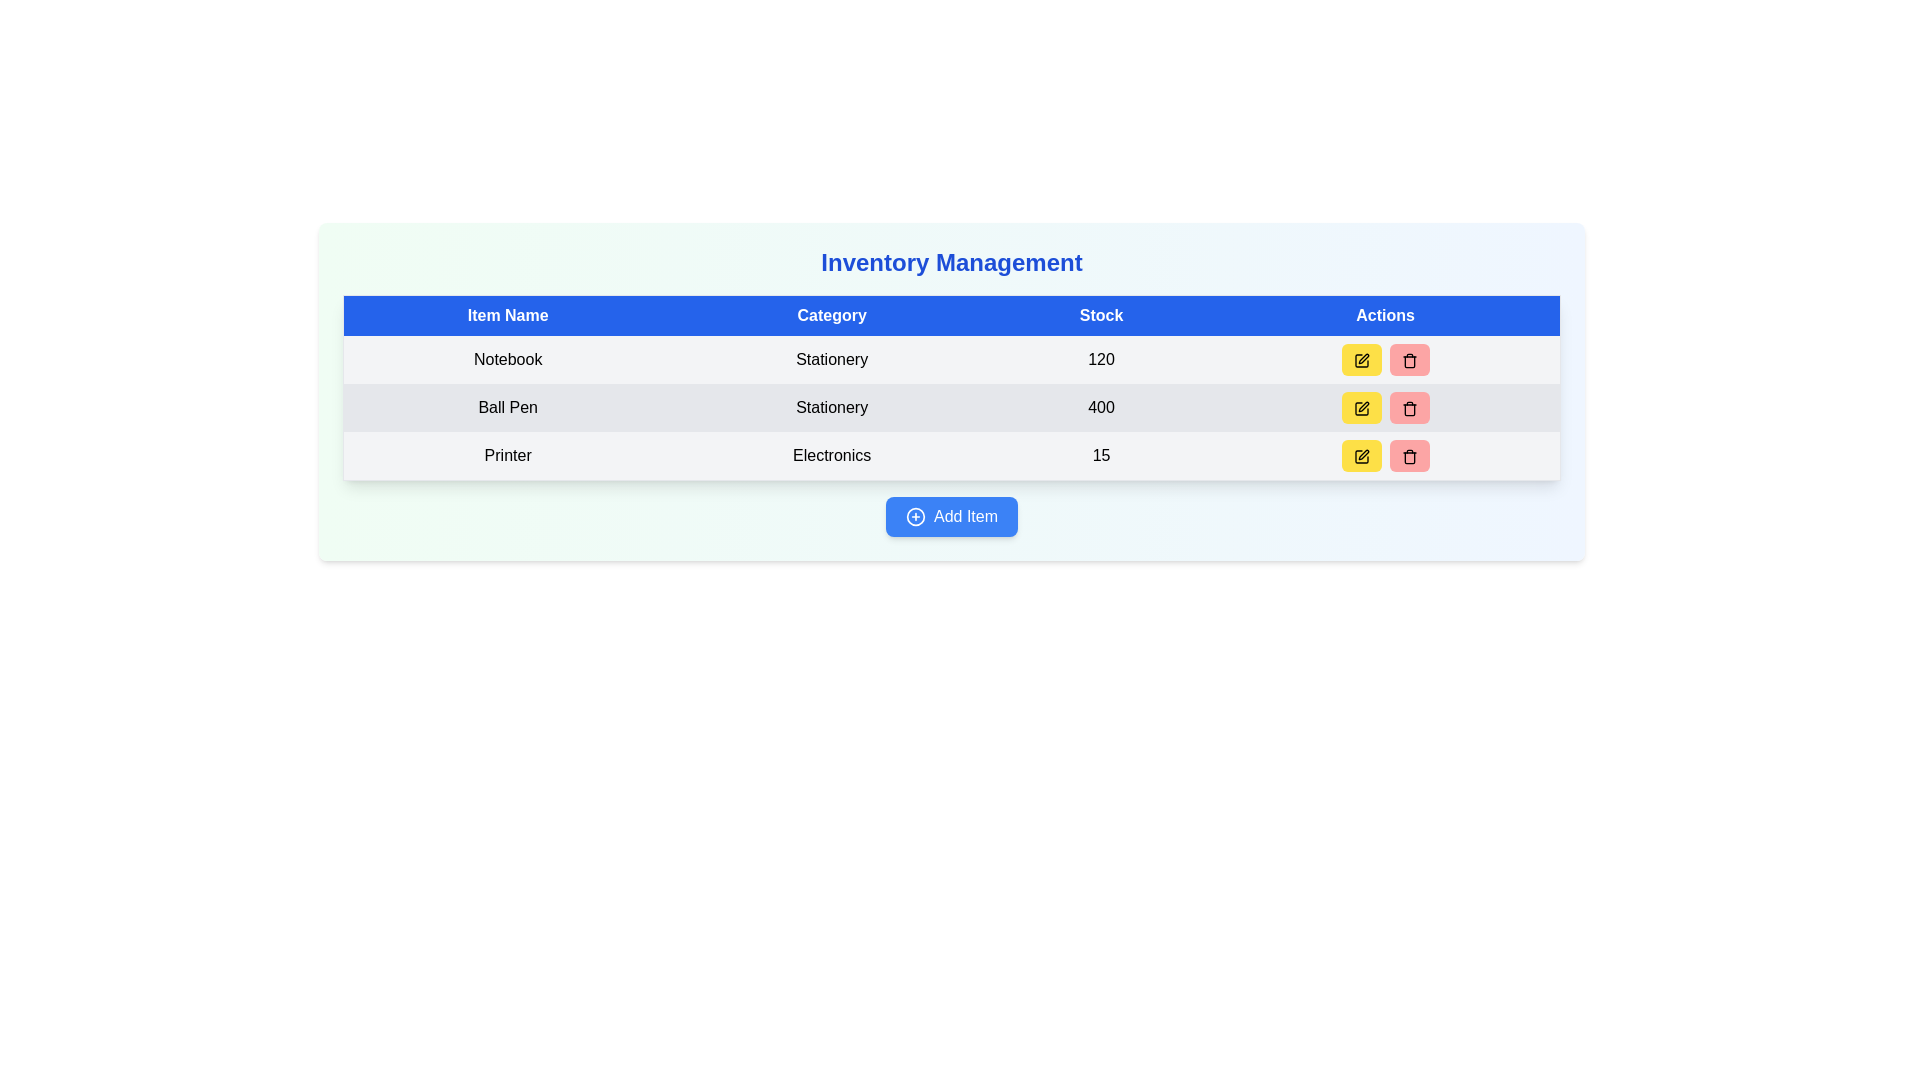 This screenshot has height=1080, width=1920. I want to click on the edit button located in the actions column of the first row of the table, positioned on the right side of the display, adjacent to a red trash button, to initiate editing, so click(1360, 358).